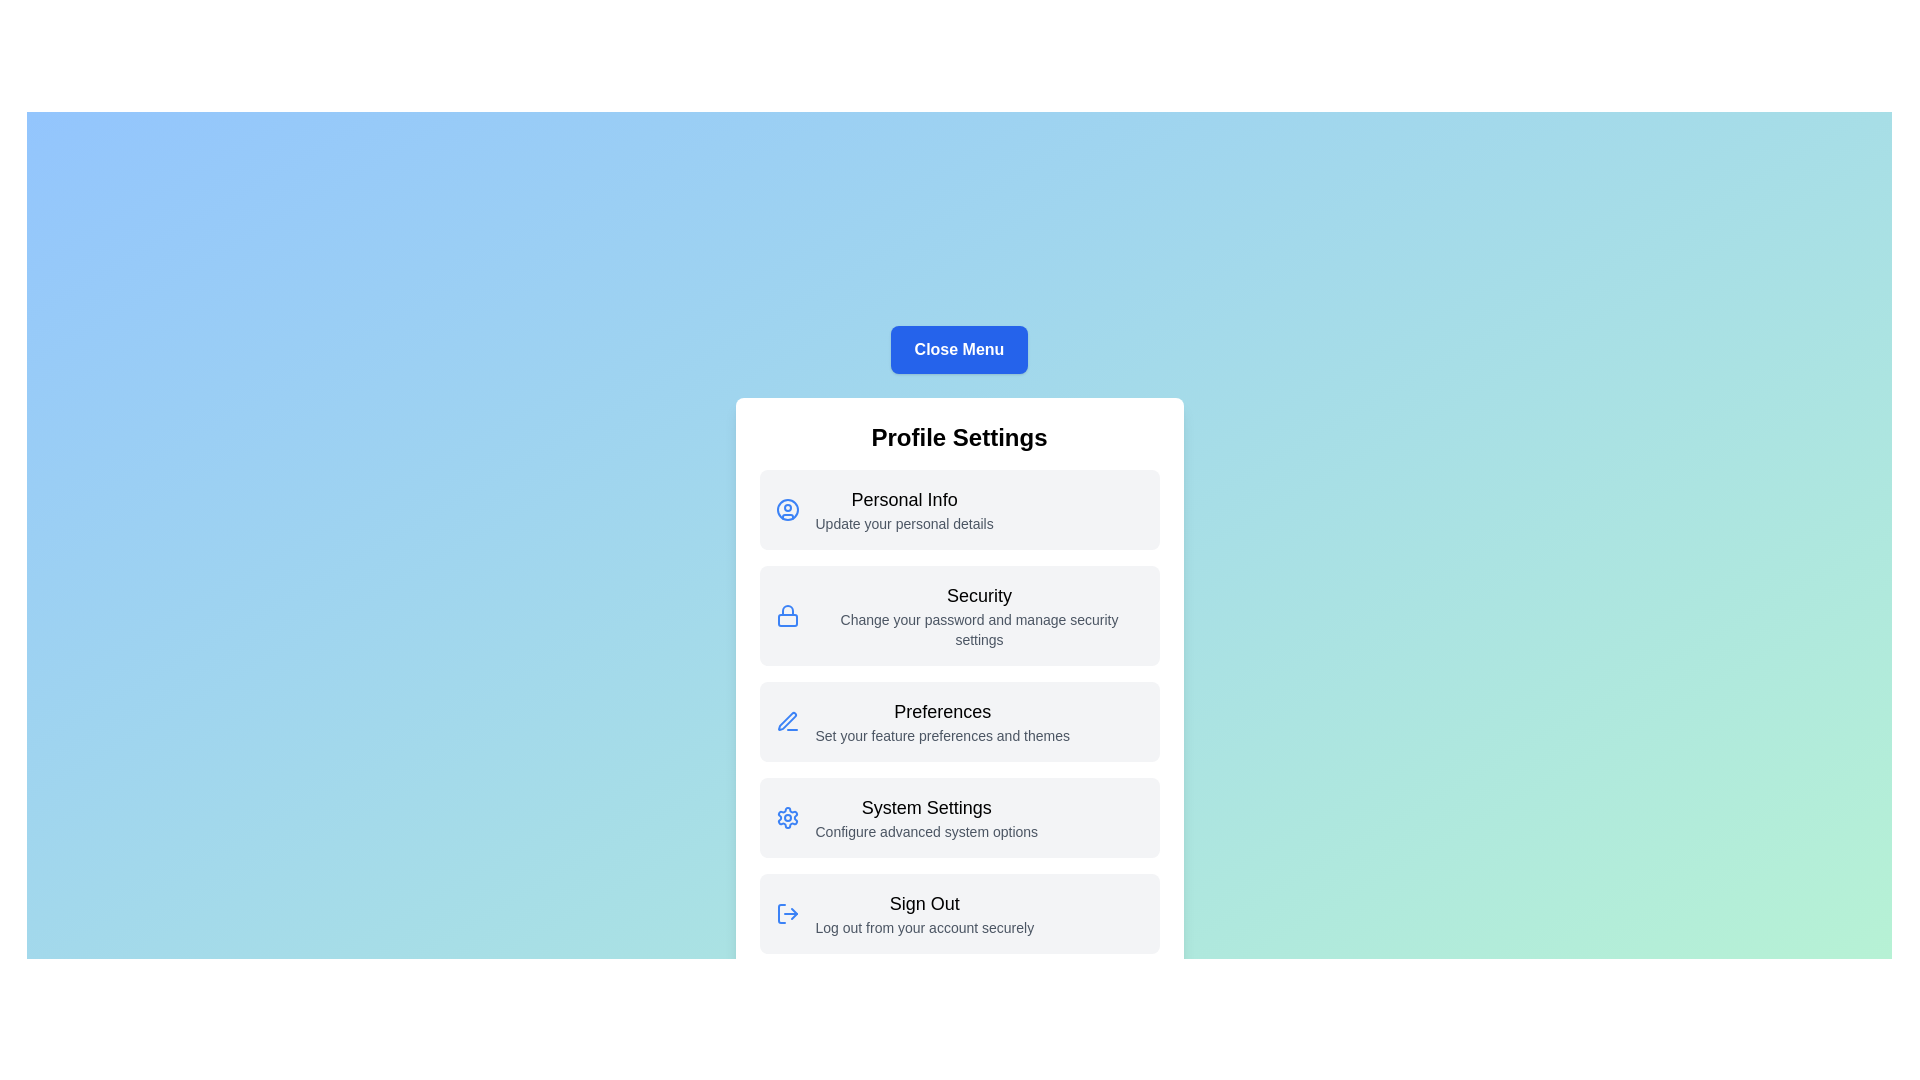 The height and width of the screenshot is (1080, 1920). I want to click on the icon associated with the menu item Preferences, so click(786, 721).